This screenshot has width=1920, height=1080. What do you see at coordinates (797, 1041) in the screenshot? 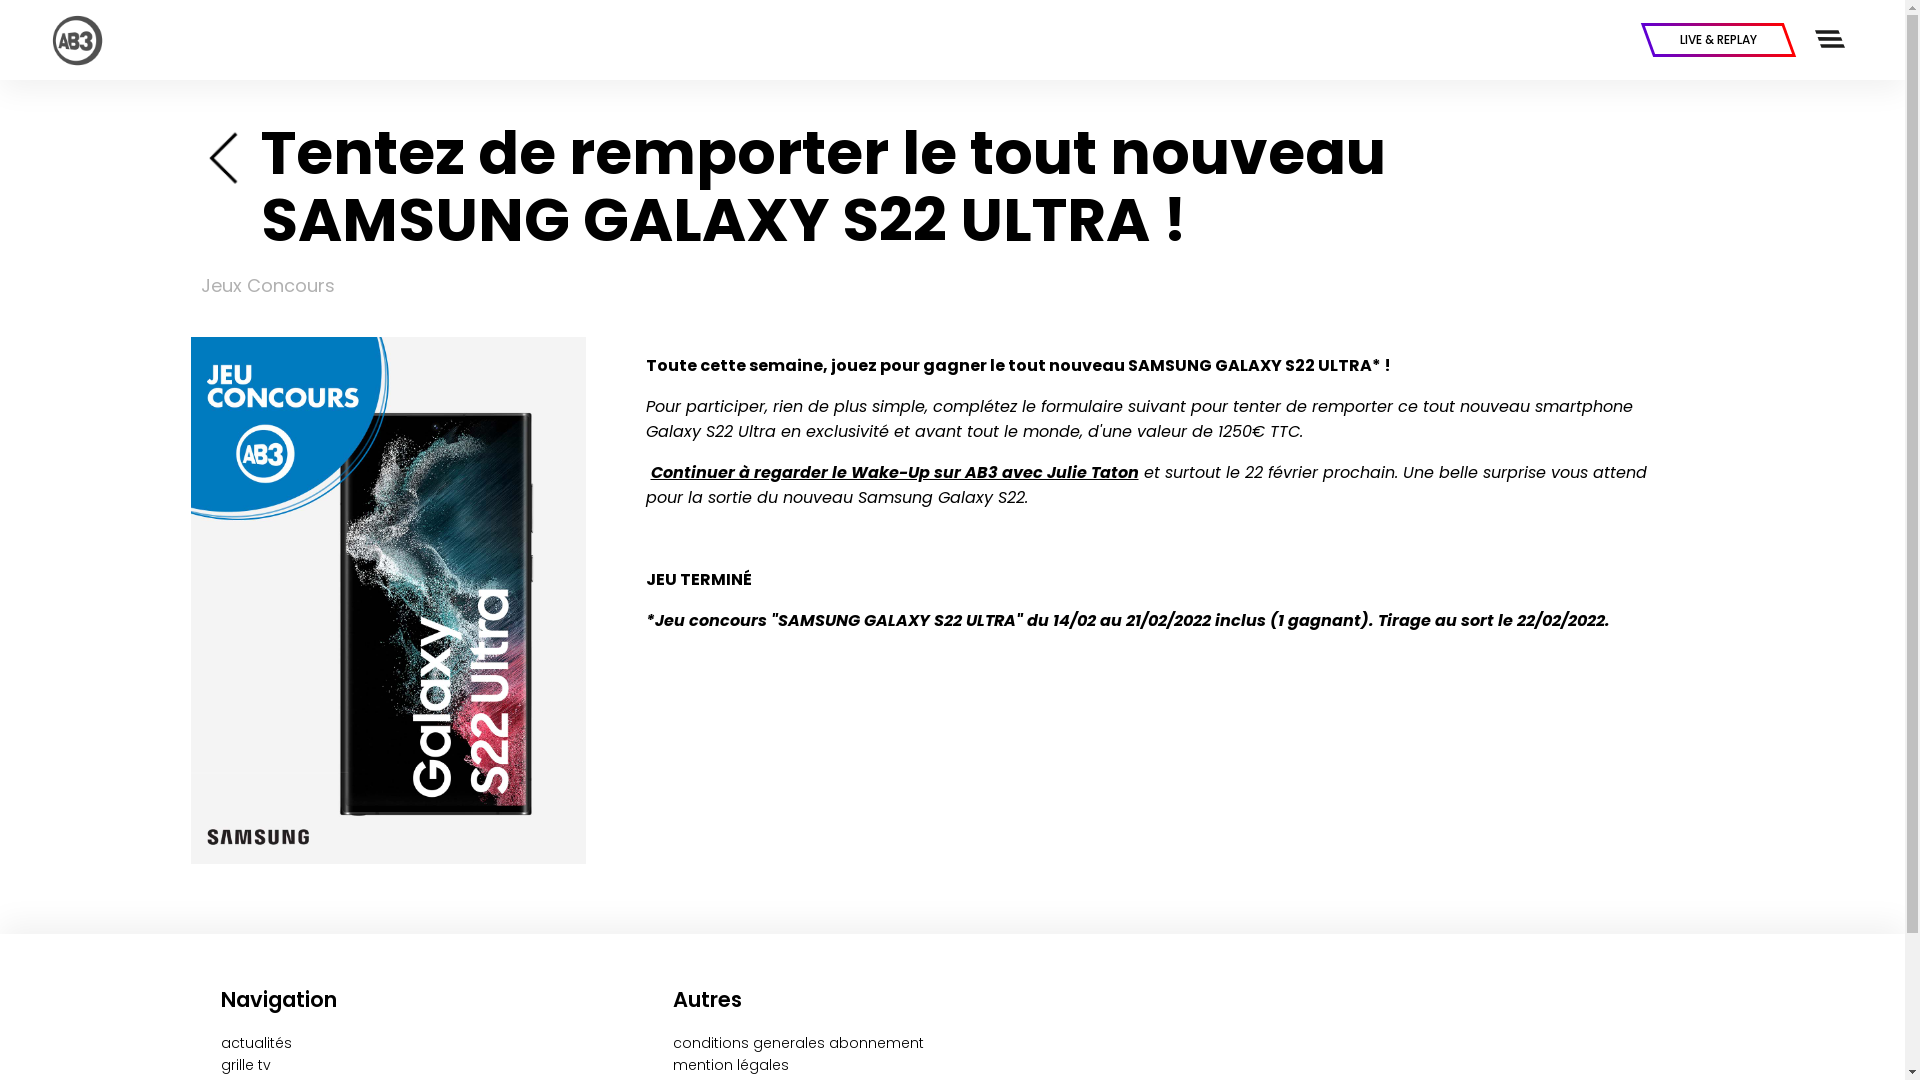
I see `'conditions generales abonnement'` at bounding box center [797, 1041].